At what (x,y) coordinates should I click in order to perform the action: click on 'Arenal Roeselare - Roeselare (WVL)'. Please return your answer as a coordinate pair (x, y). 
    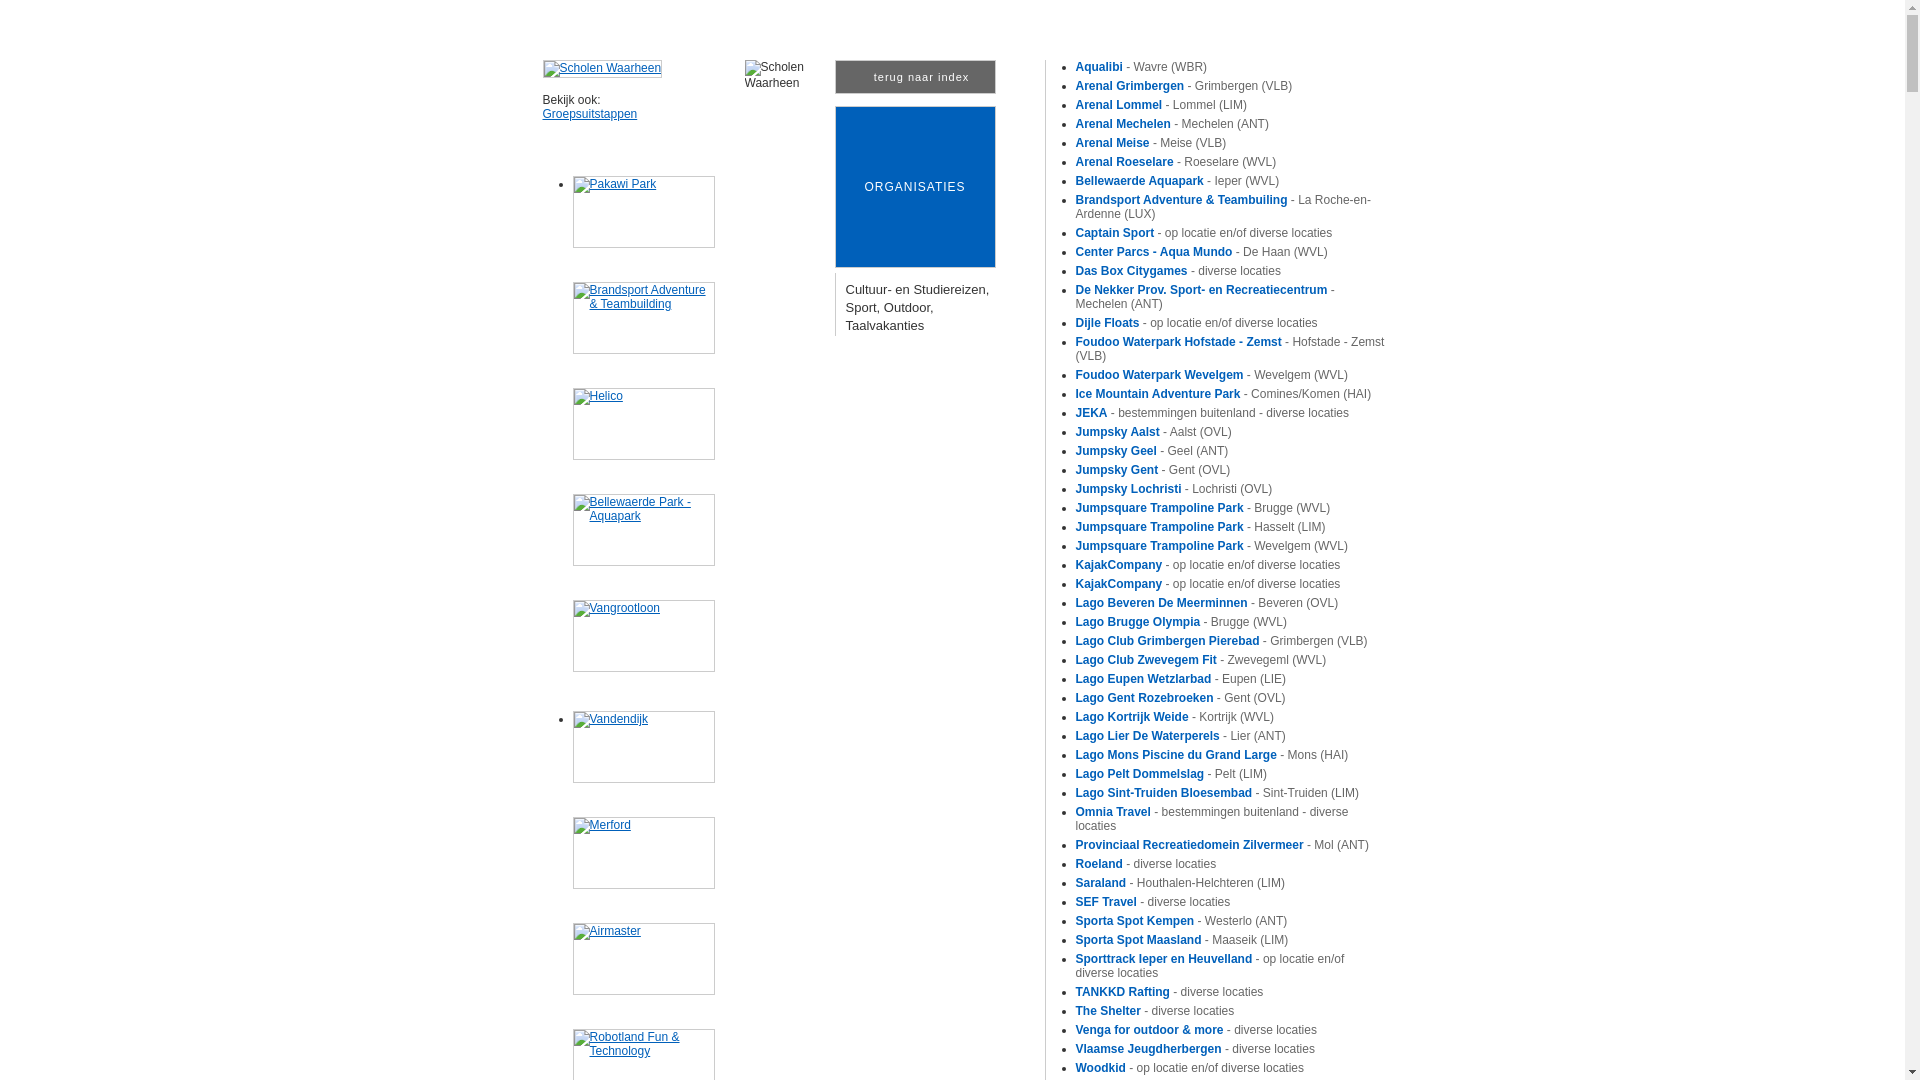
    Looking at the image, I should click on (1176, 161).